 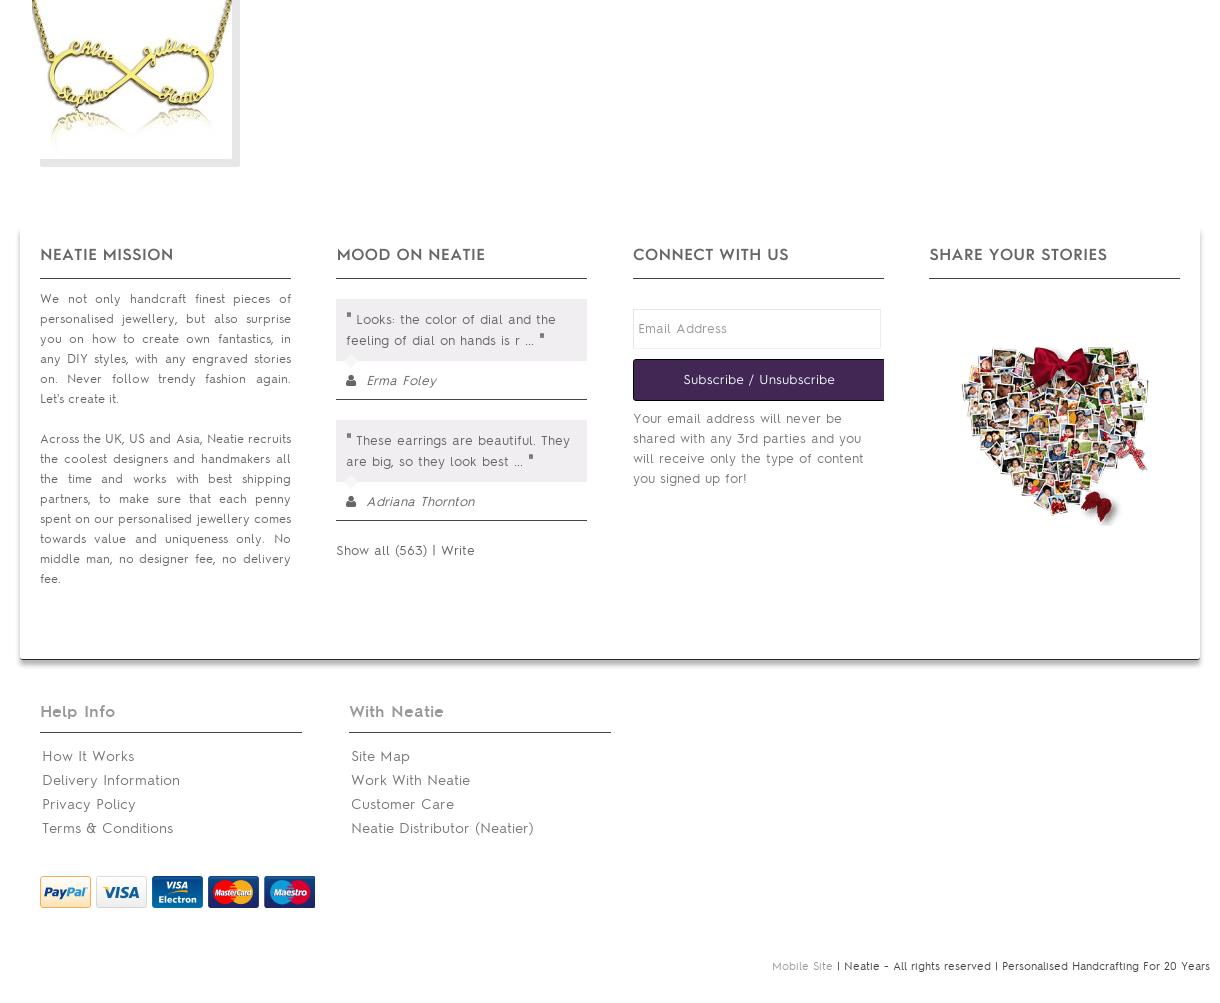 I want to click on 'Neatier Portal', so click(x=786, y=755).